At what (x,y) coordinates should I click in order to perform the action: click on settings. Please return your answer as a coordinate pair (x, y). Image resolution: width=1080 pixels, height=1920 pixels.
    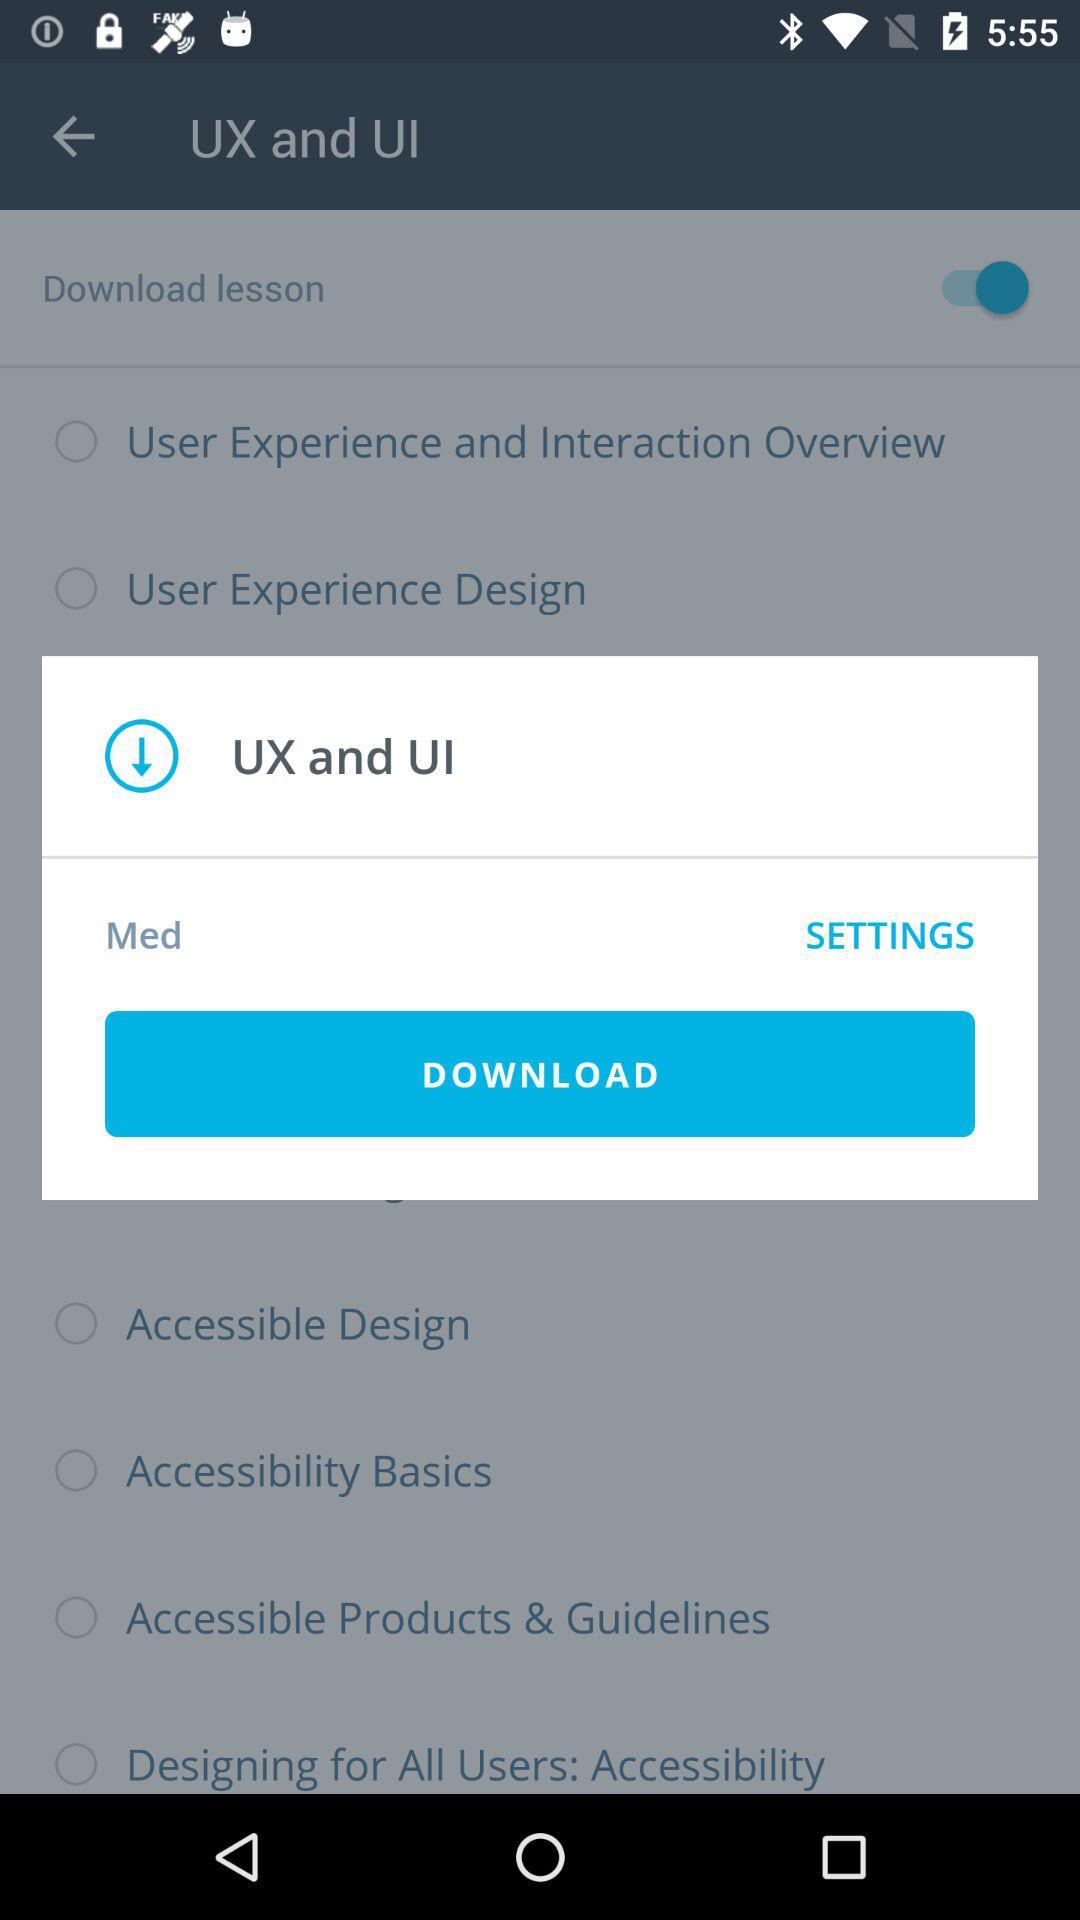
    Looking at the image, I should click on (889, 933).